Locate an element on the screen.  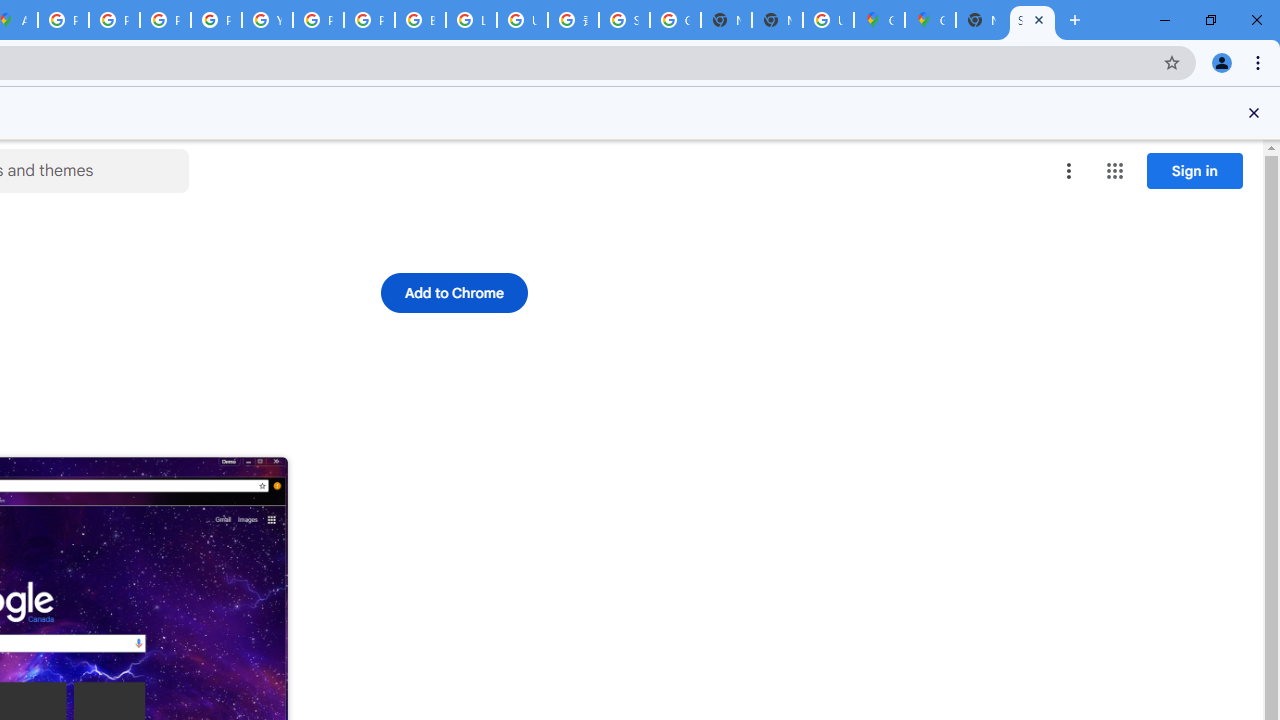
'Use Google Maps in Space - Google Maps Help' is located at coordinates (828, 20).